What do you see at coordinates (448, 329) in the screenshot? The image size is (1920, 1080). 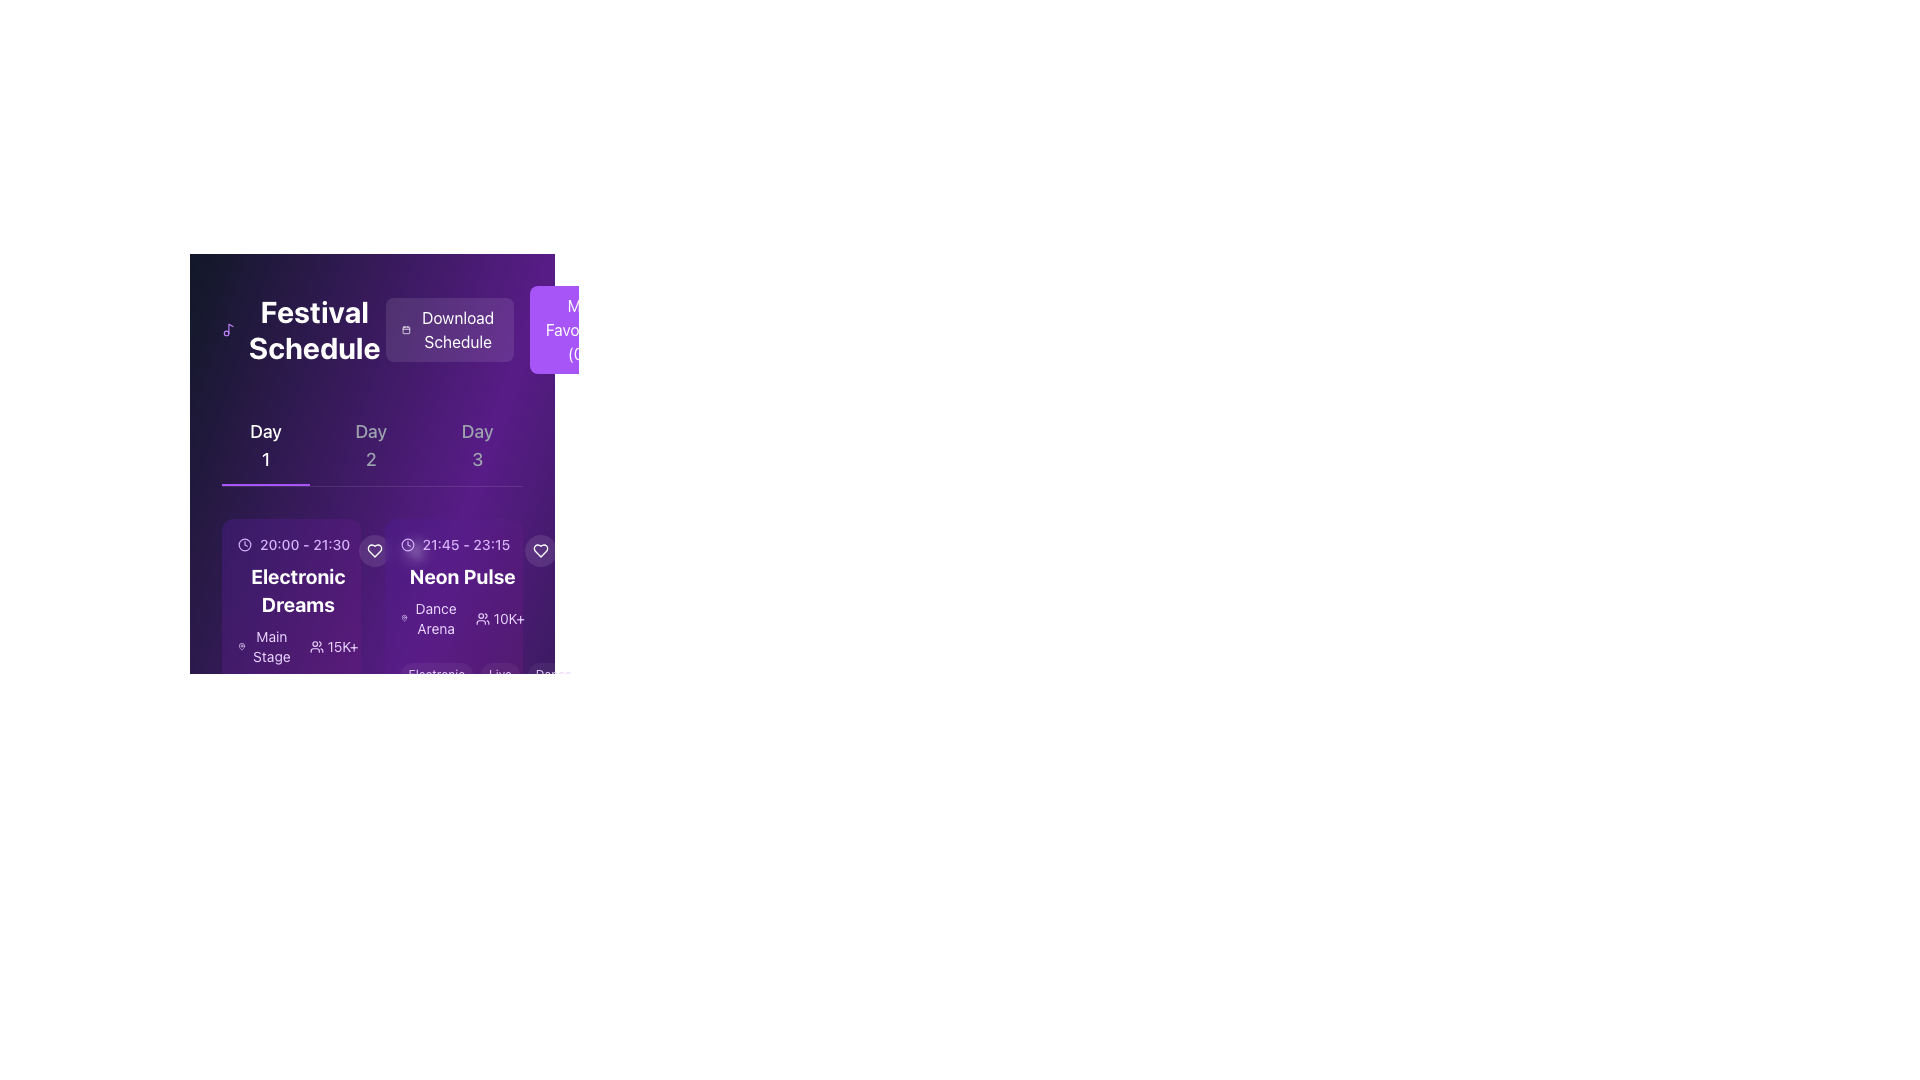 I see `the 'Download Schedule' button with purple background and white text to activate it` at bounding box center [448, 329].